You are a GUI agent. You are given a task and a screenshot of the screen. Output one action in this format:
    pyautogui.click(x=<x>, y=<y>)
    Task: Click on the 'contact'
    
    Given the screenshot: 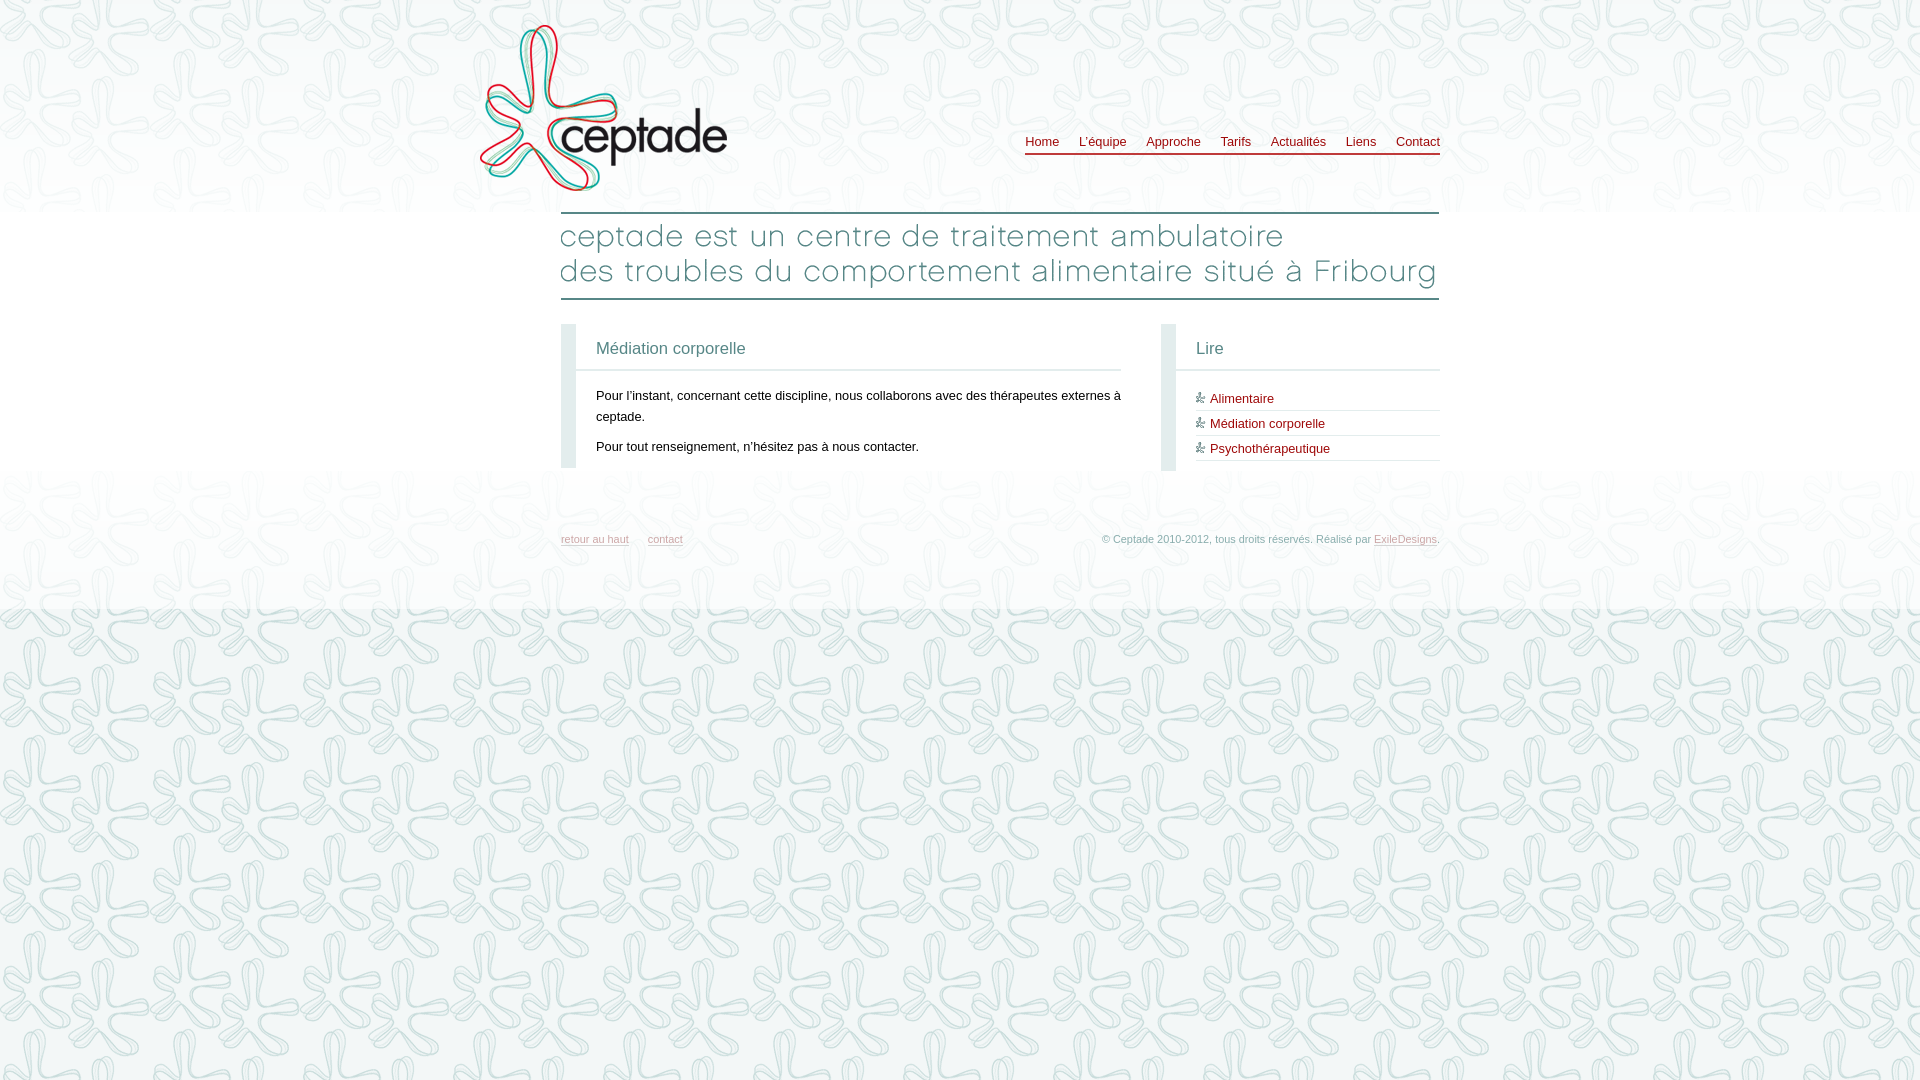 What is the action you would take?
    pyautogui.click(x=648, y=538)
    